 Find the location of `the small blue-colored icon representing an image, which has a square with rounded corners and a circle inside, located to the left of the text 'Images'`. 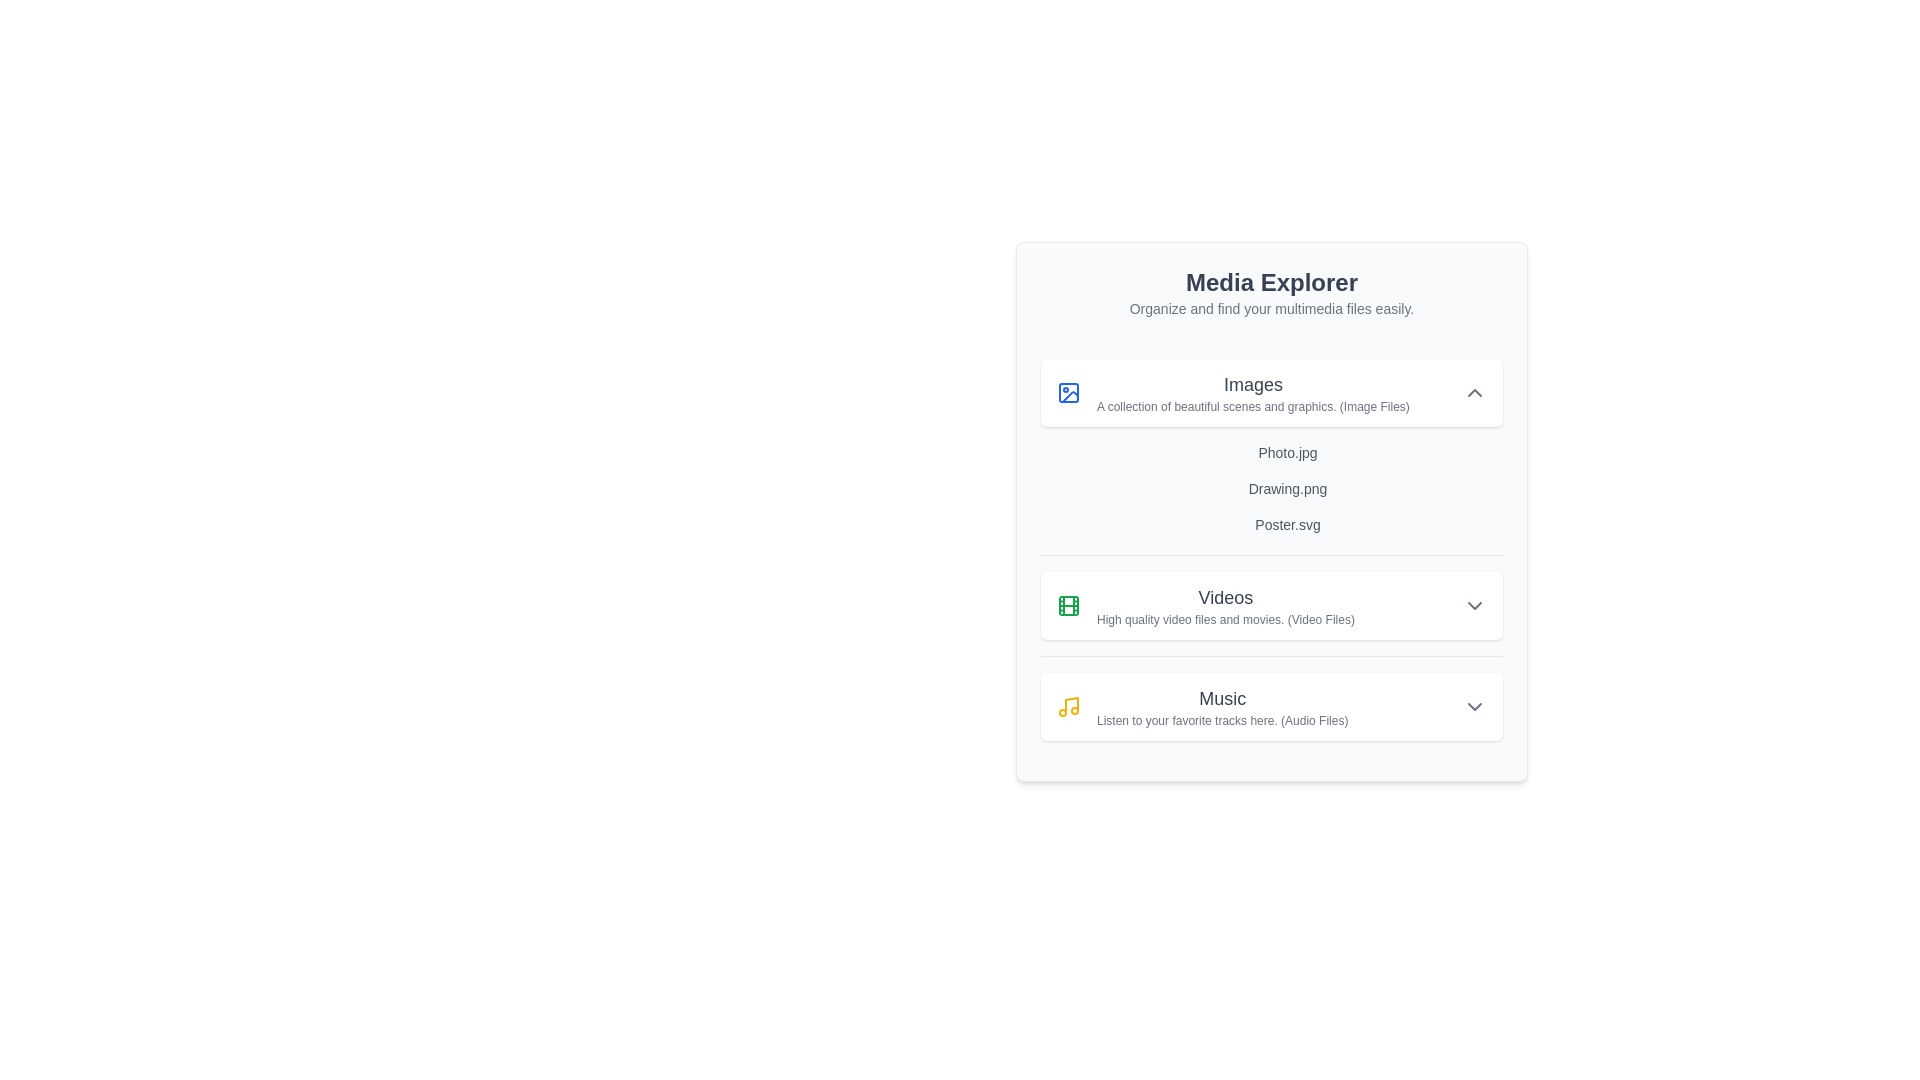

the small blue-colored icon representing an image, which has a square with rounded corners and a circle inside, located to the left of the text 'Images' is located at coordinates (1068, 393).